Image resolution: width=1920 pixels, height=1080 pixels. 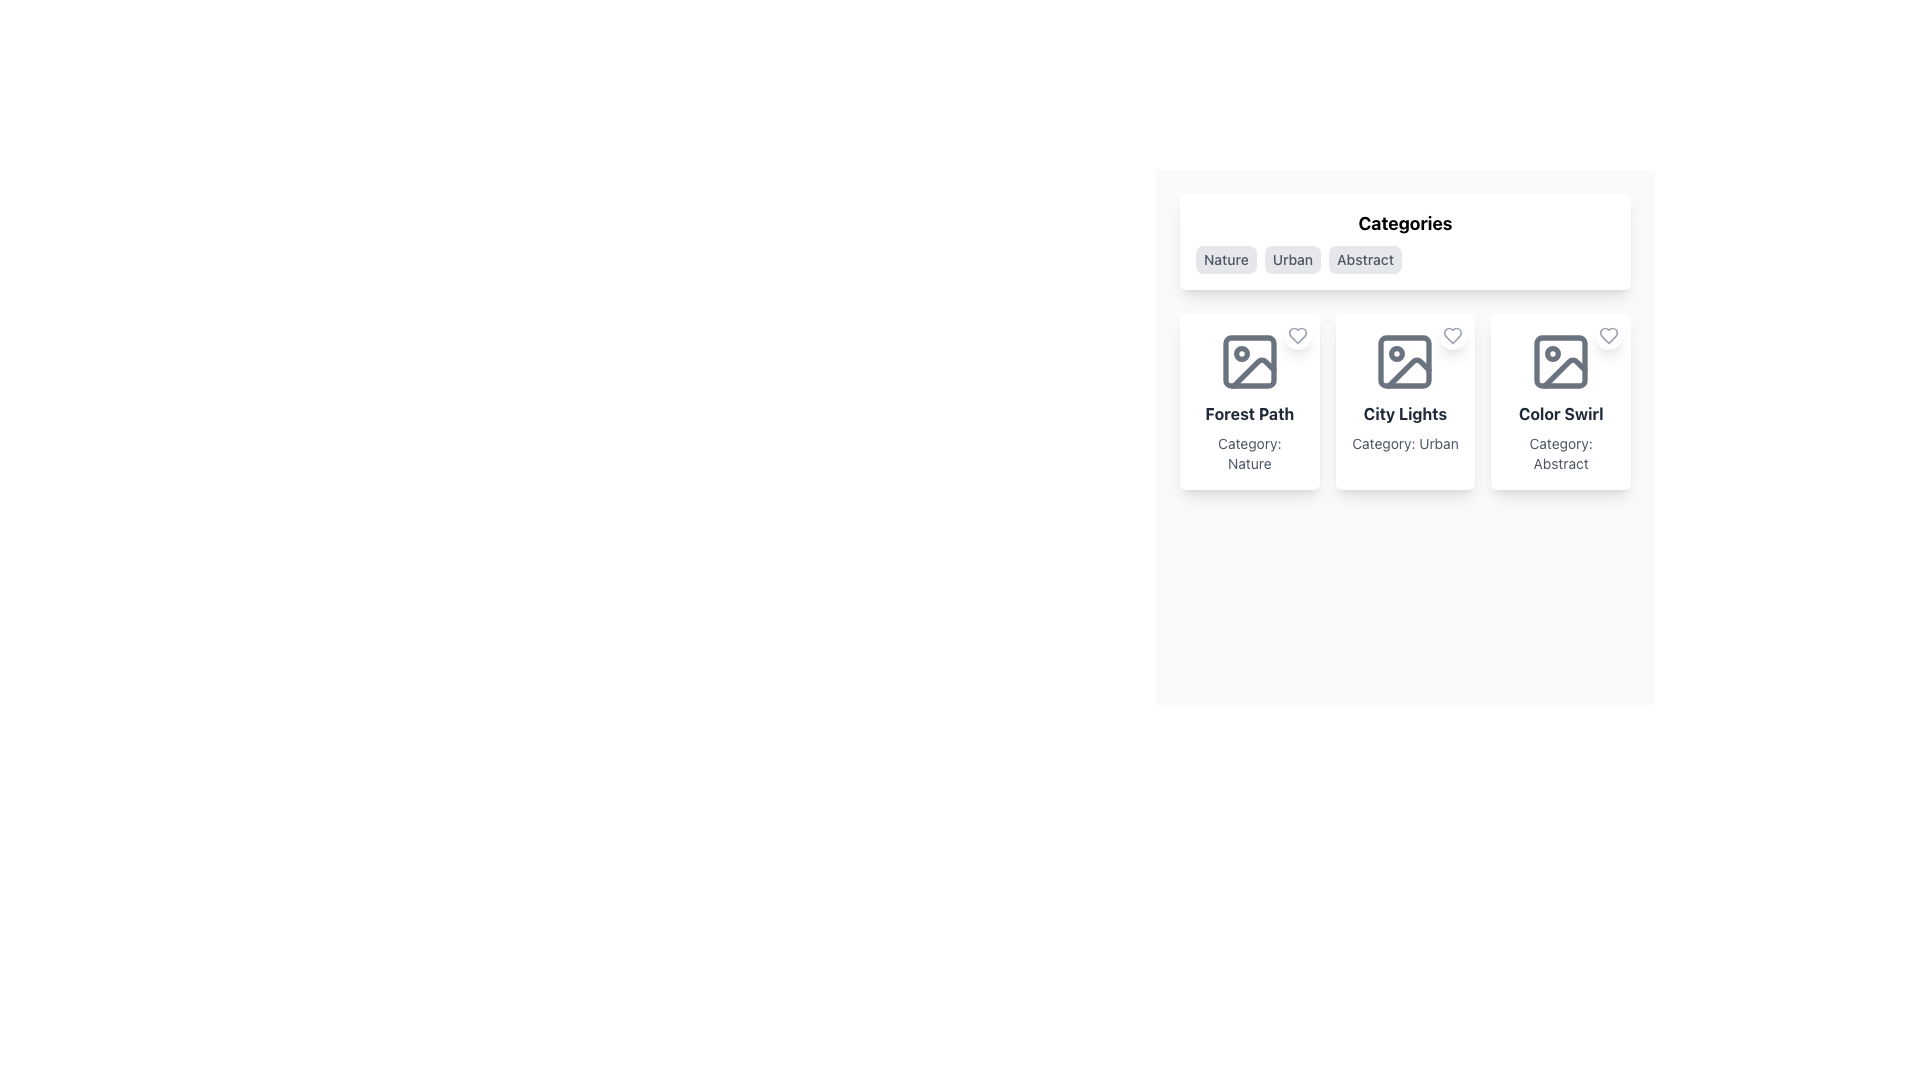 I want to click on the Information card representing an urban-themed category, located in the middle of a three-item horizontal grid layout, so click(x=1404, y=401).